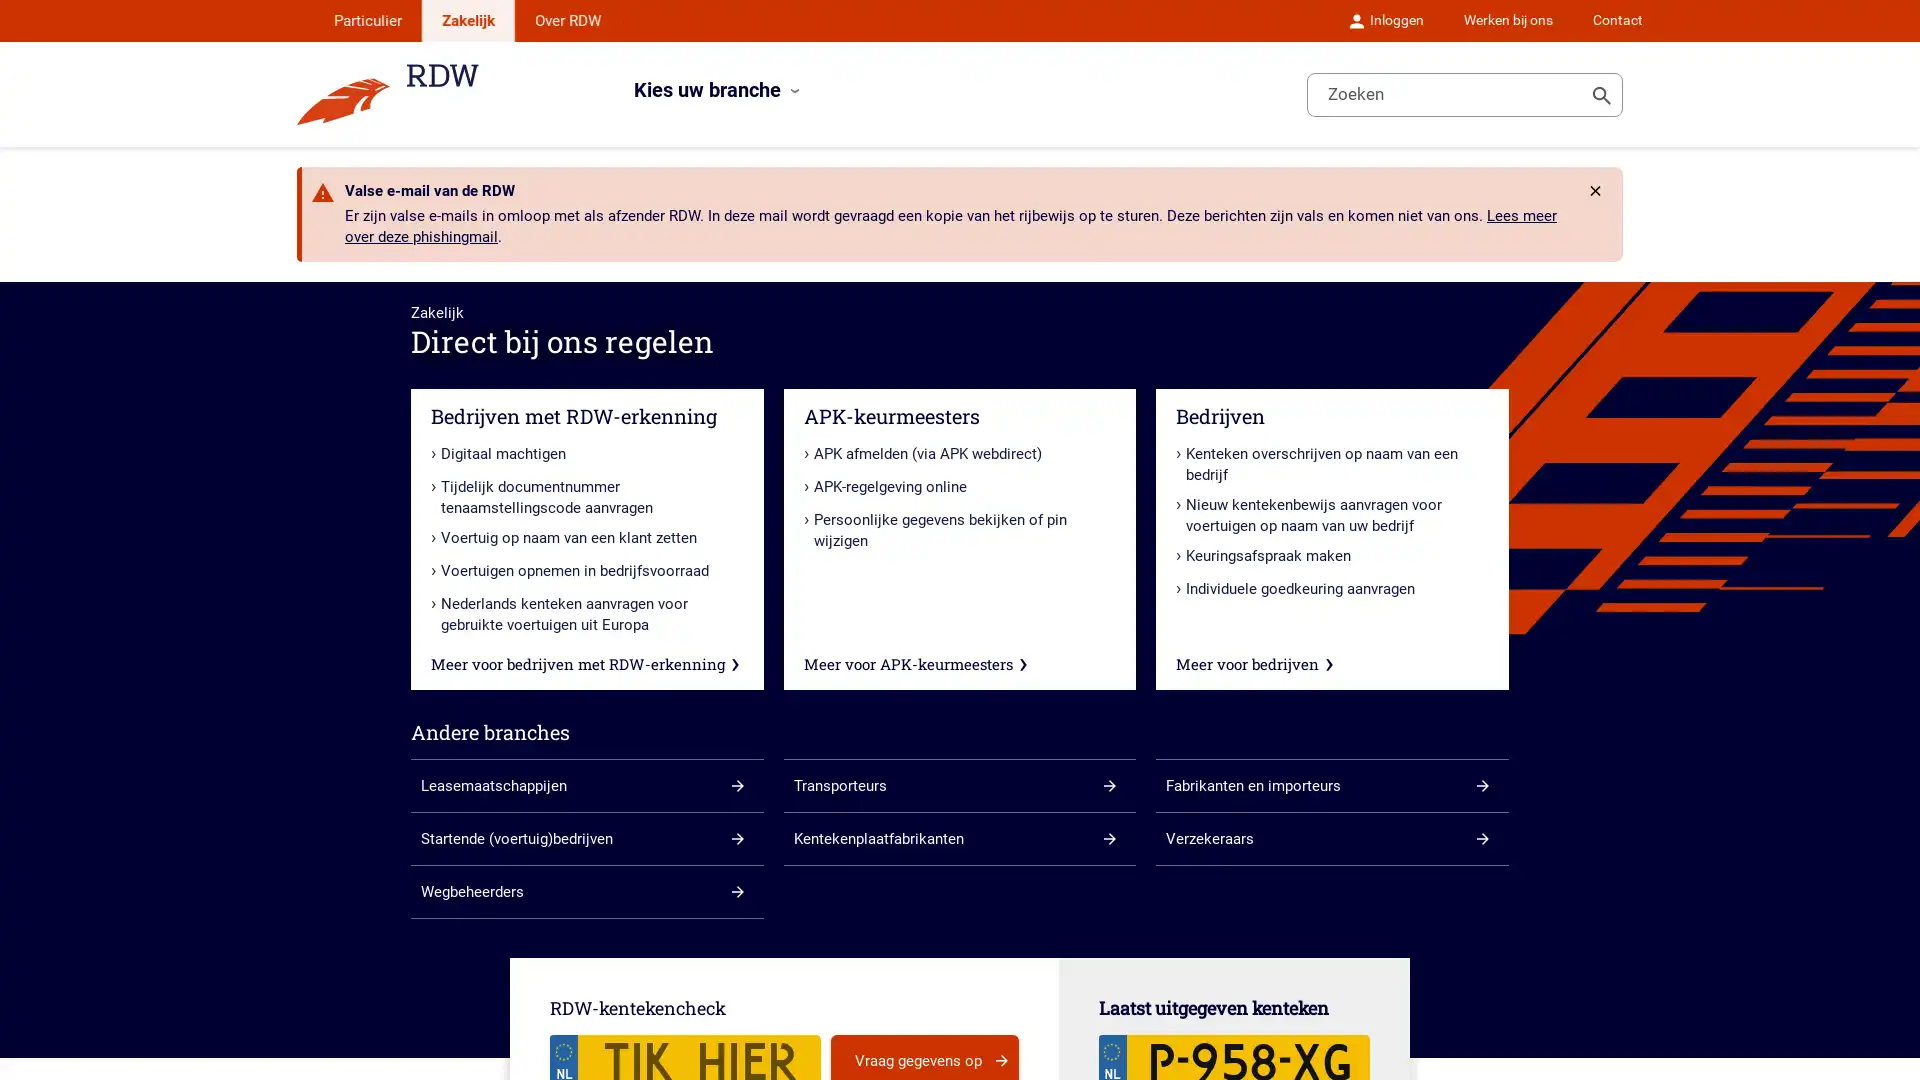  What do you see at coordinates (1601, 95) in the screenshot?
I see `Toon zoeken` at bounding box center [1601, 95].